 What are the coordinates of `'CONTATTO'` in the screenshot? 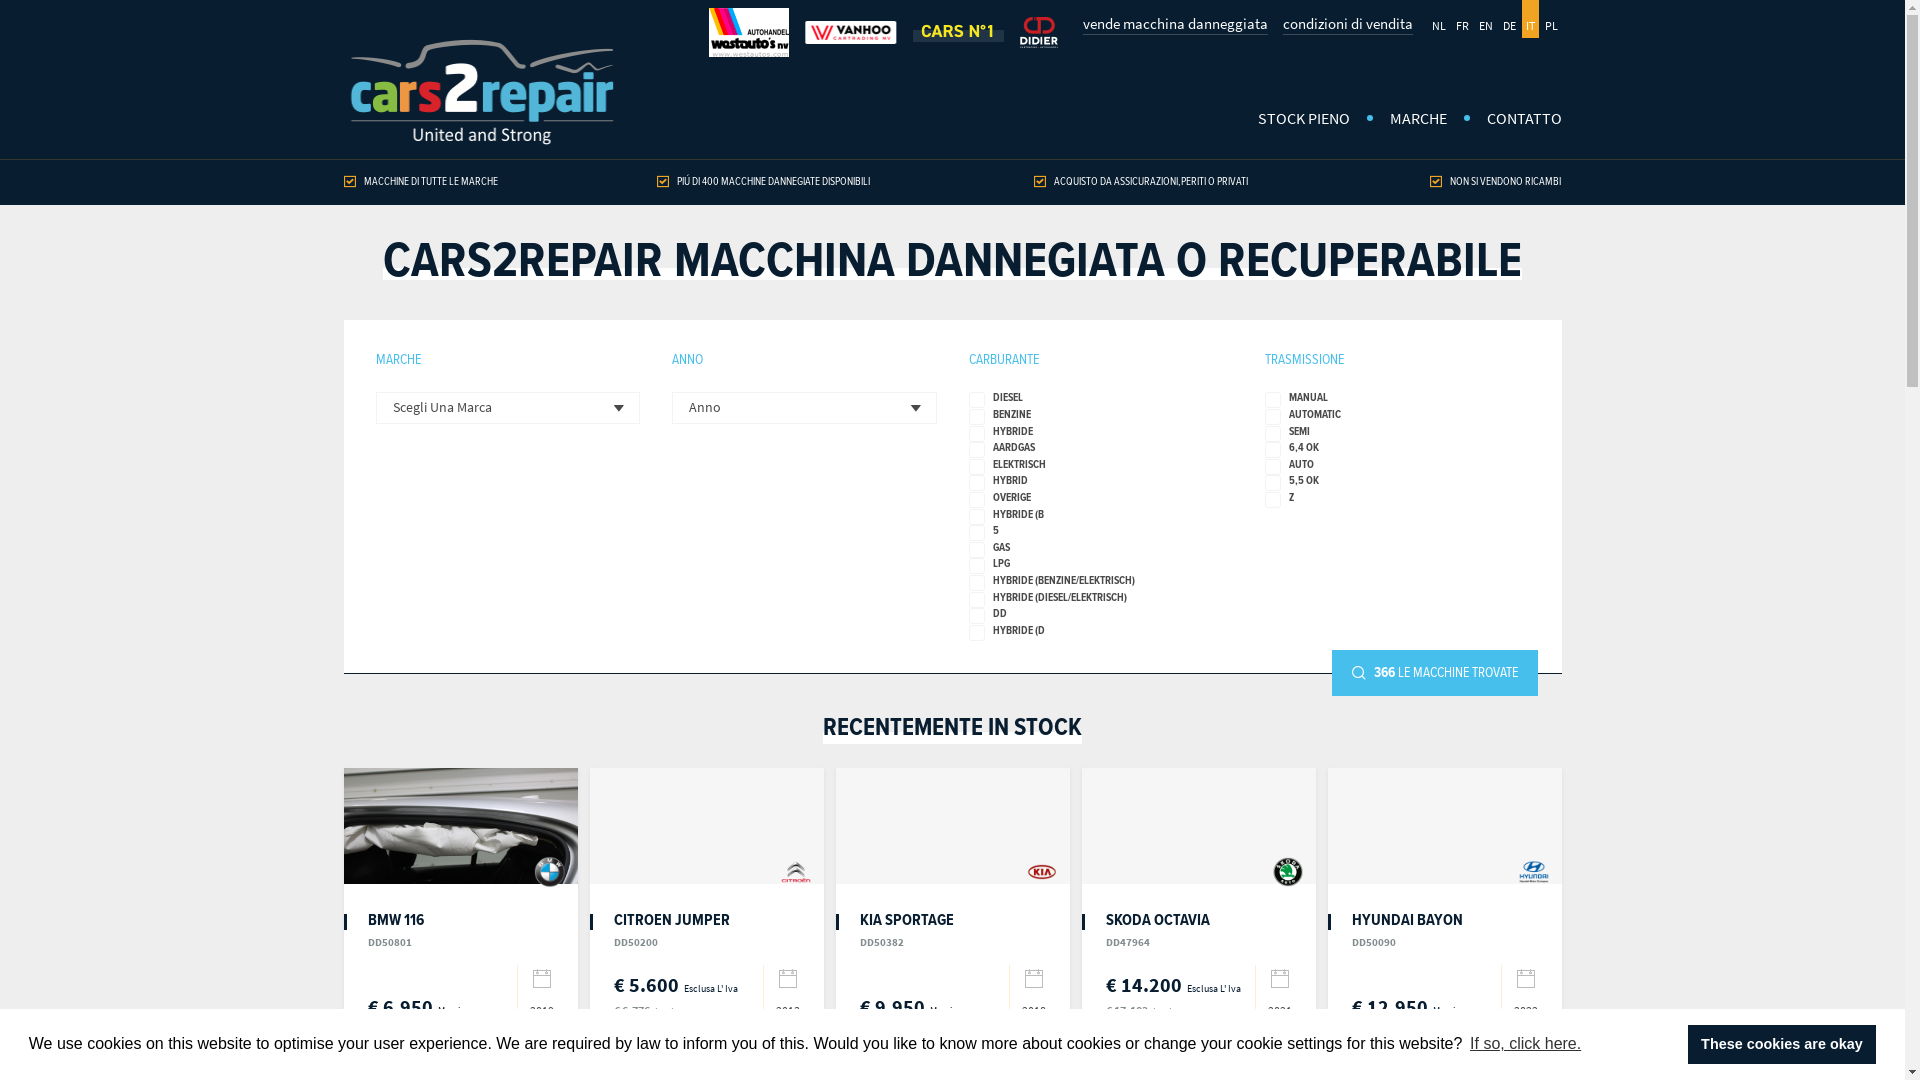 It's located at (1513, 119).